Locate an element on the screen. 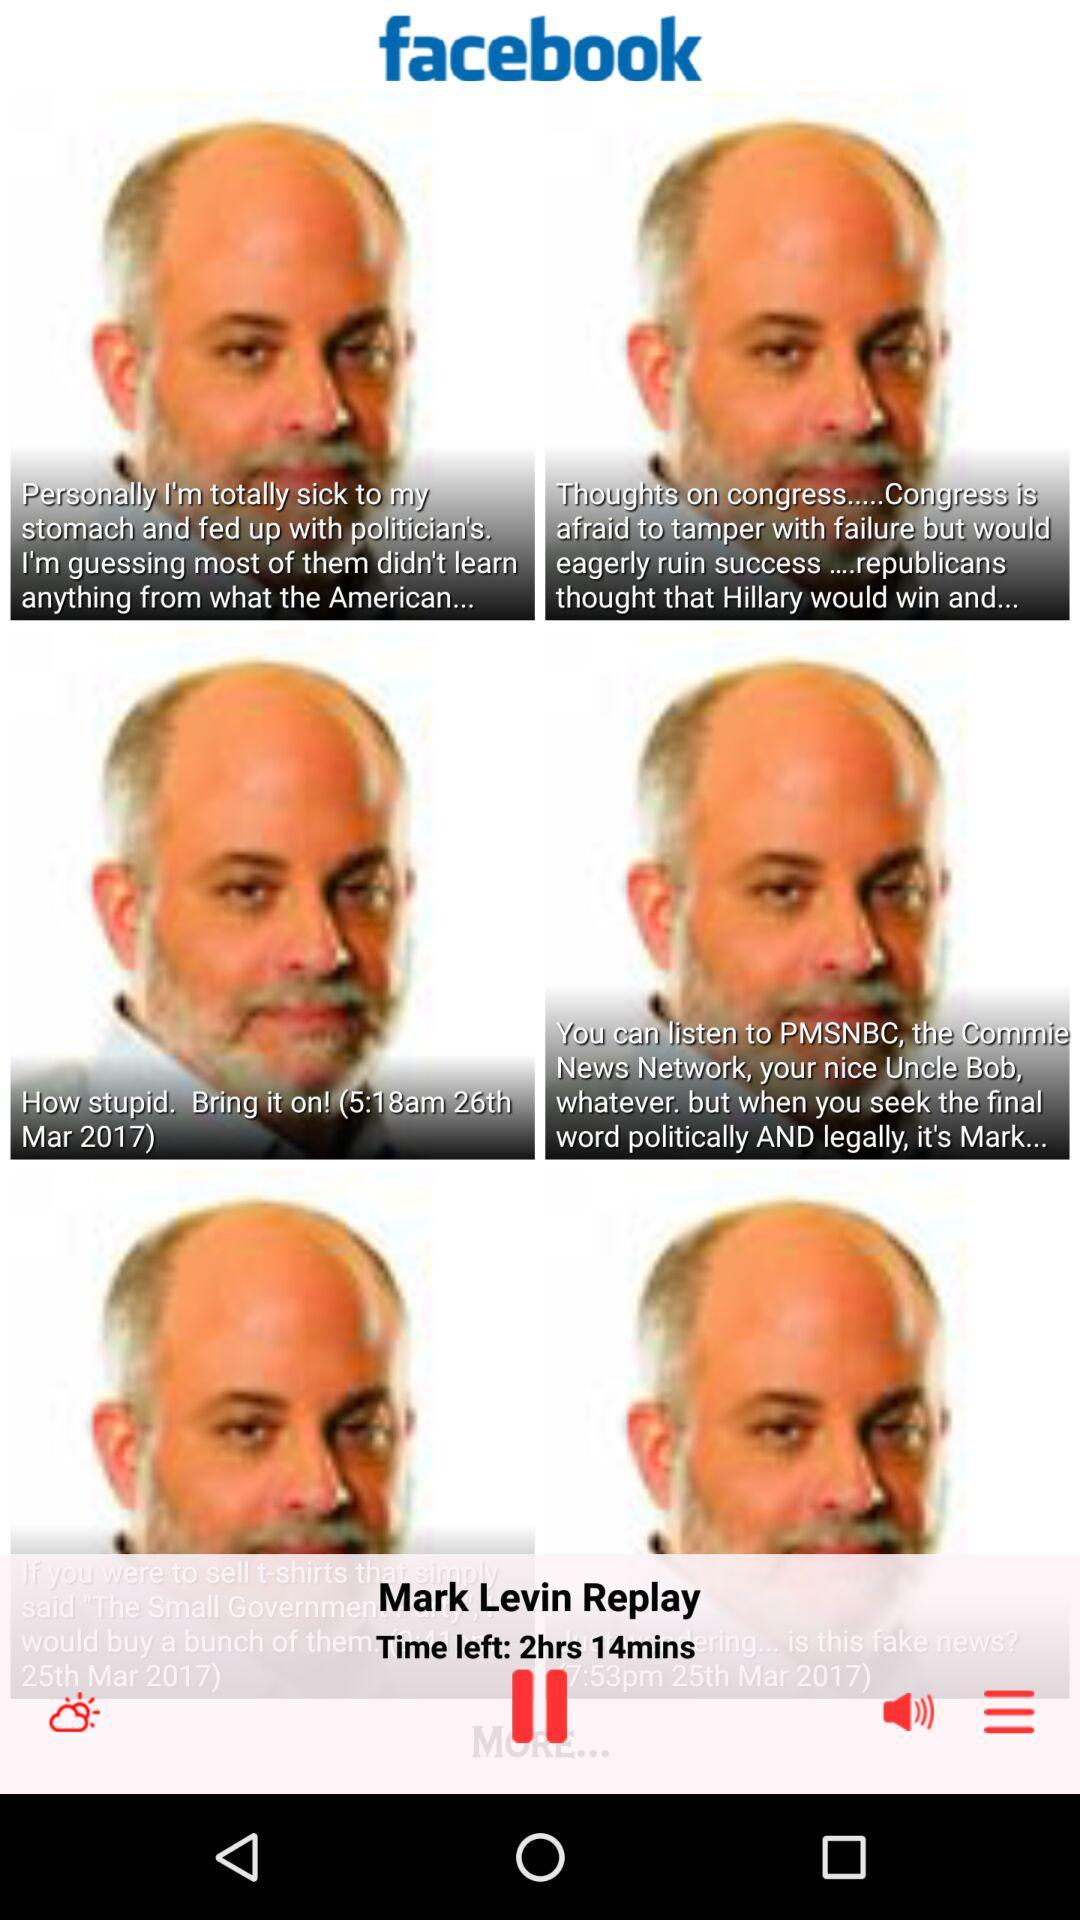 This screenshot has width=1080, height=1920. the menu icon is located at coordinates (1009, 1832).